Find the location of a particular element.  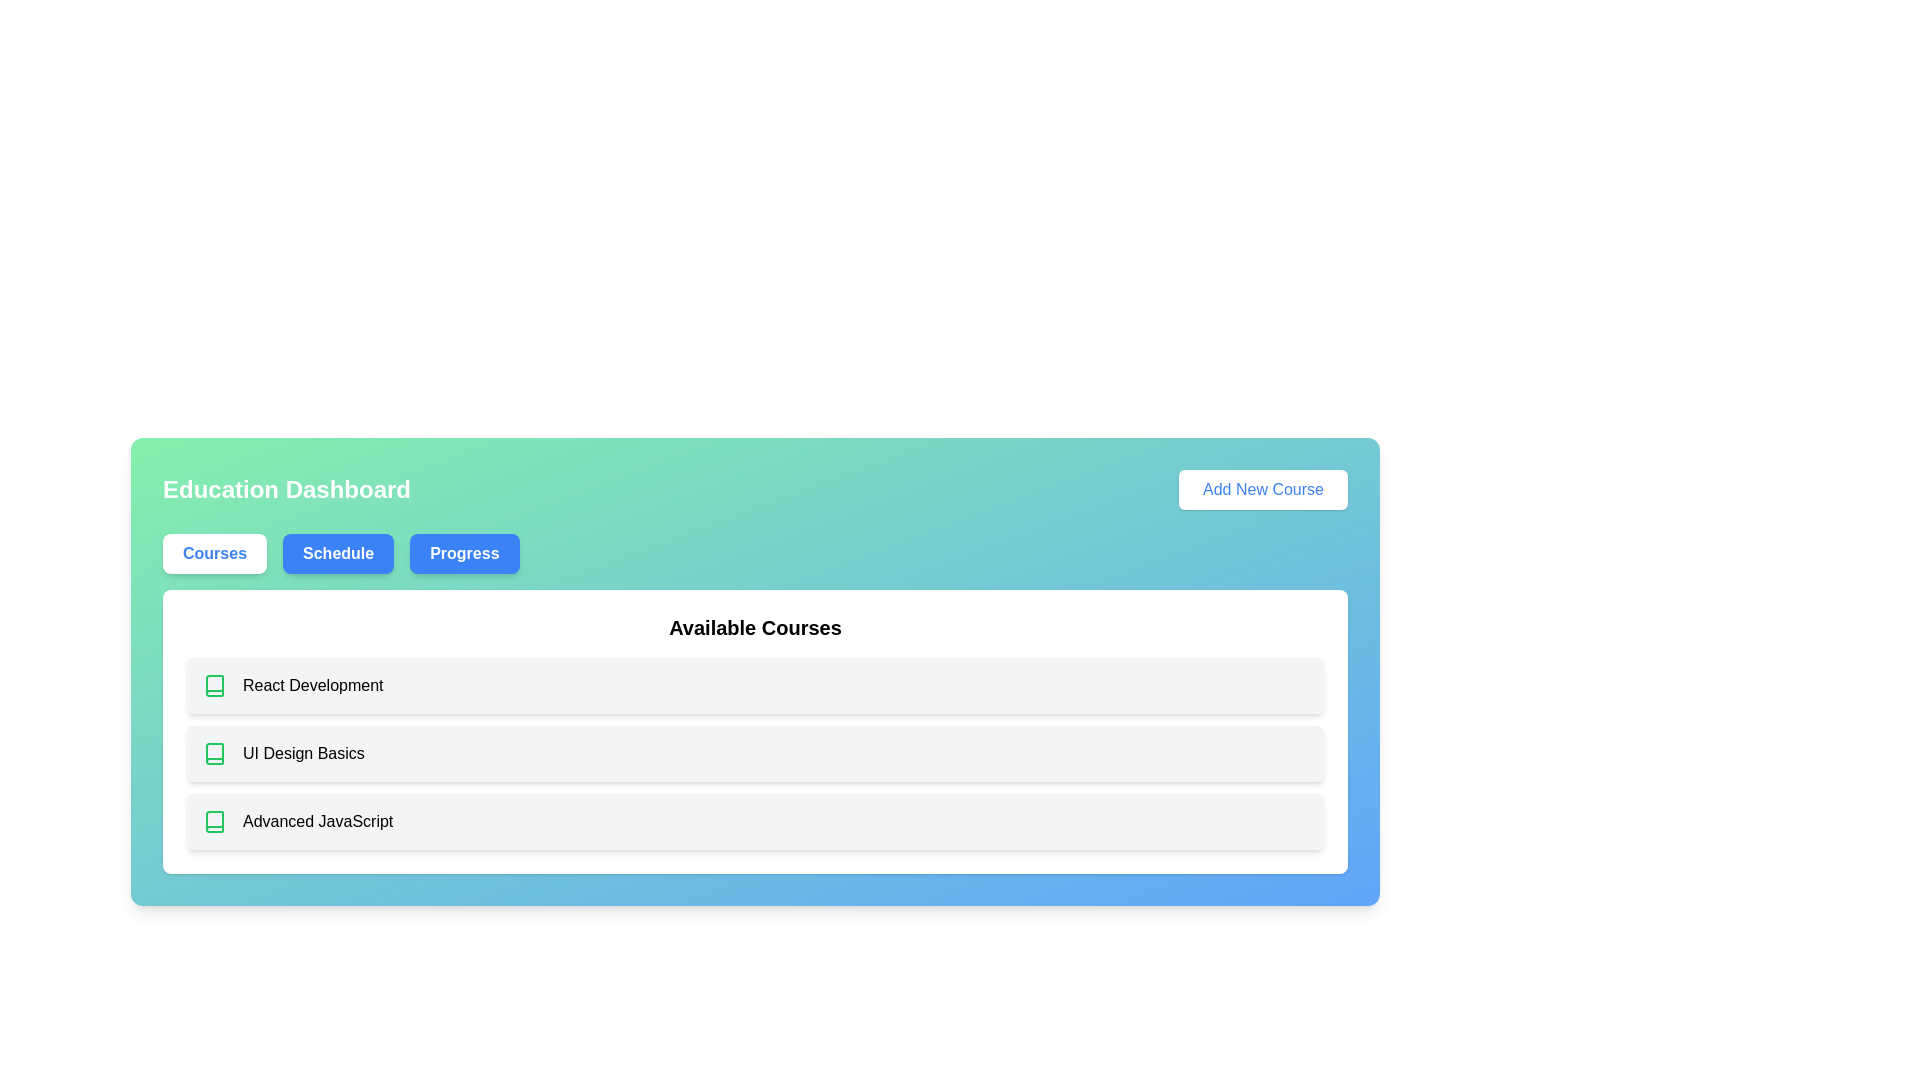

the educational icon located to the left of the 'Advanced JavaScript' text in the third row under the 'Available Courses' section is located at coordinates (215, 821).